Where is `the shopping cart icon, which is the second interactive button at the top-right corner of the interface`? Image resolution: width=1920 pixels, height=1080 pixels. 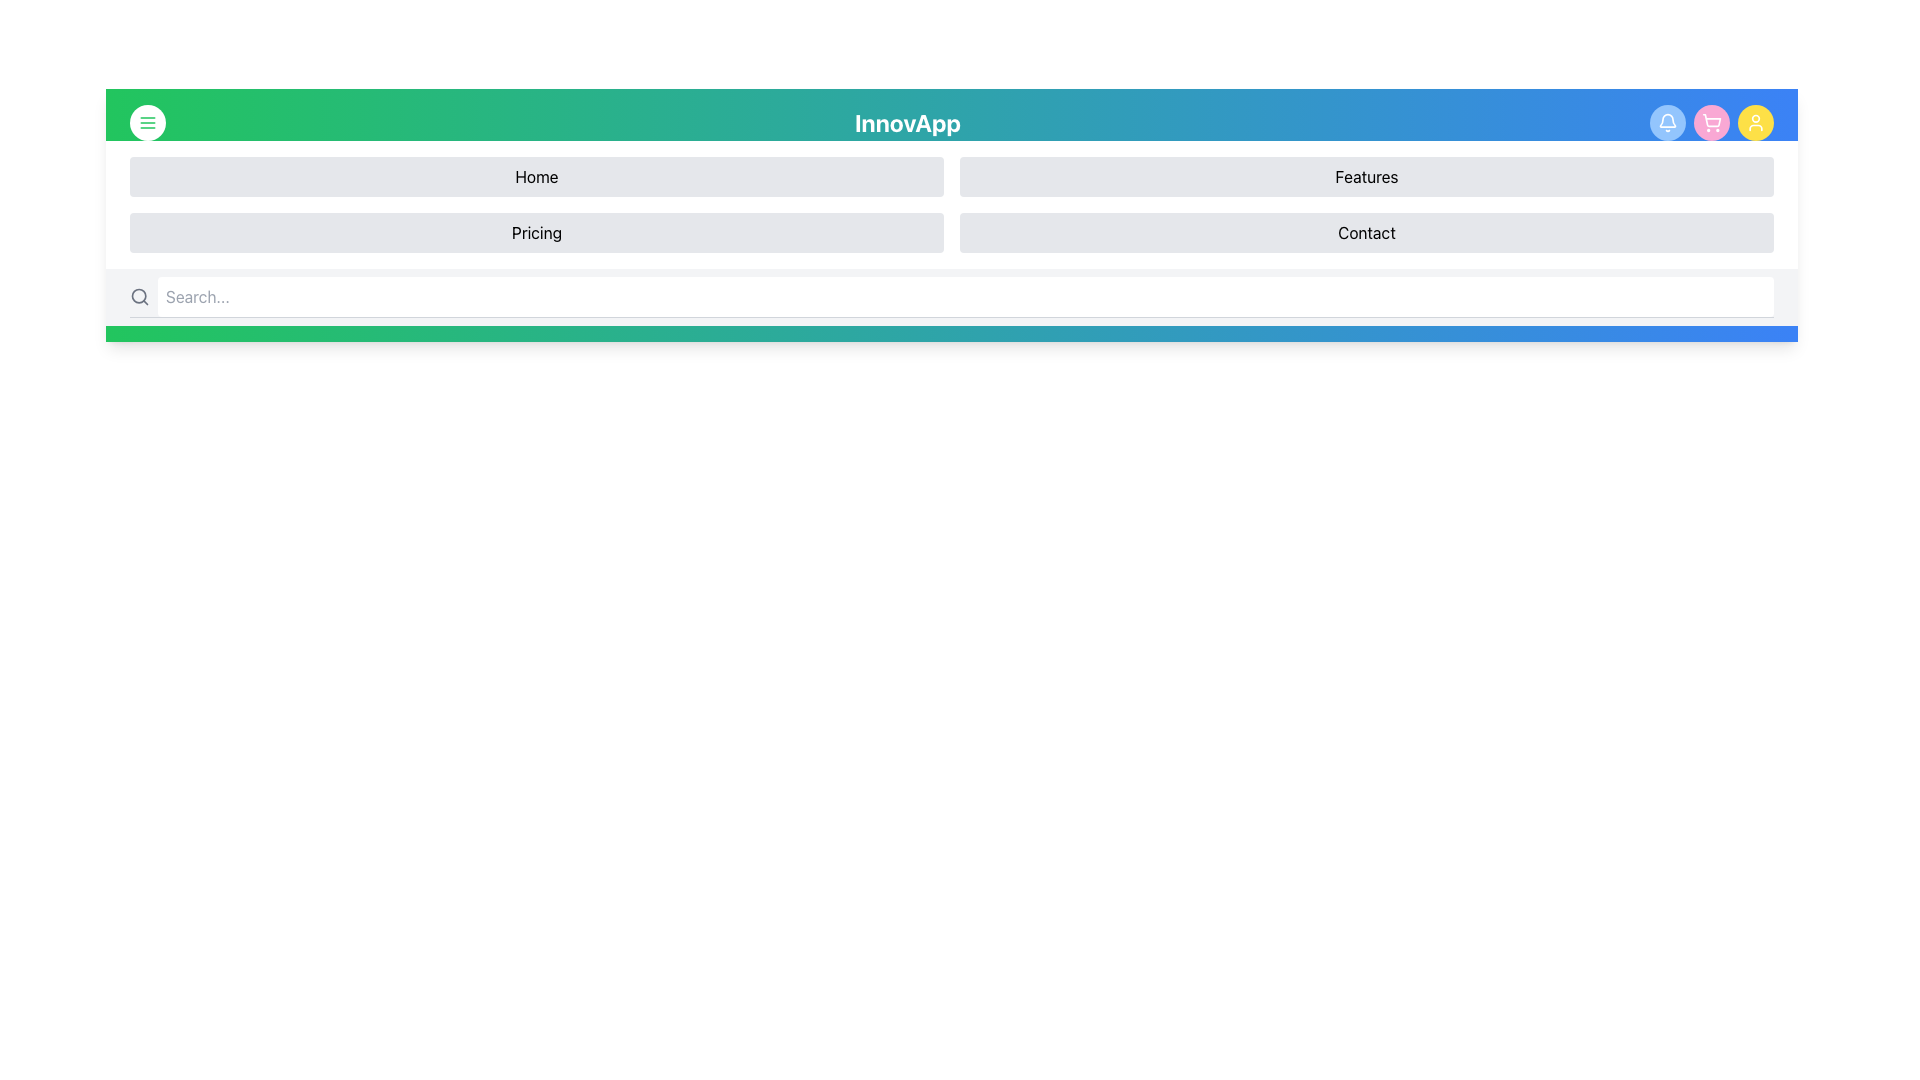
the shopping cart icon, which is the second interactive button at the top-right corner of the interface is located at coordinates (1711, 123).